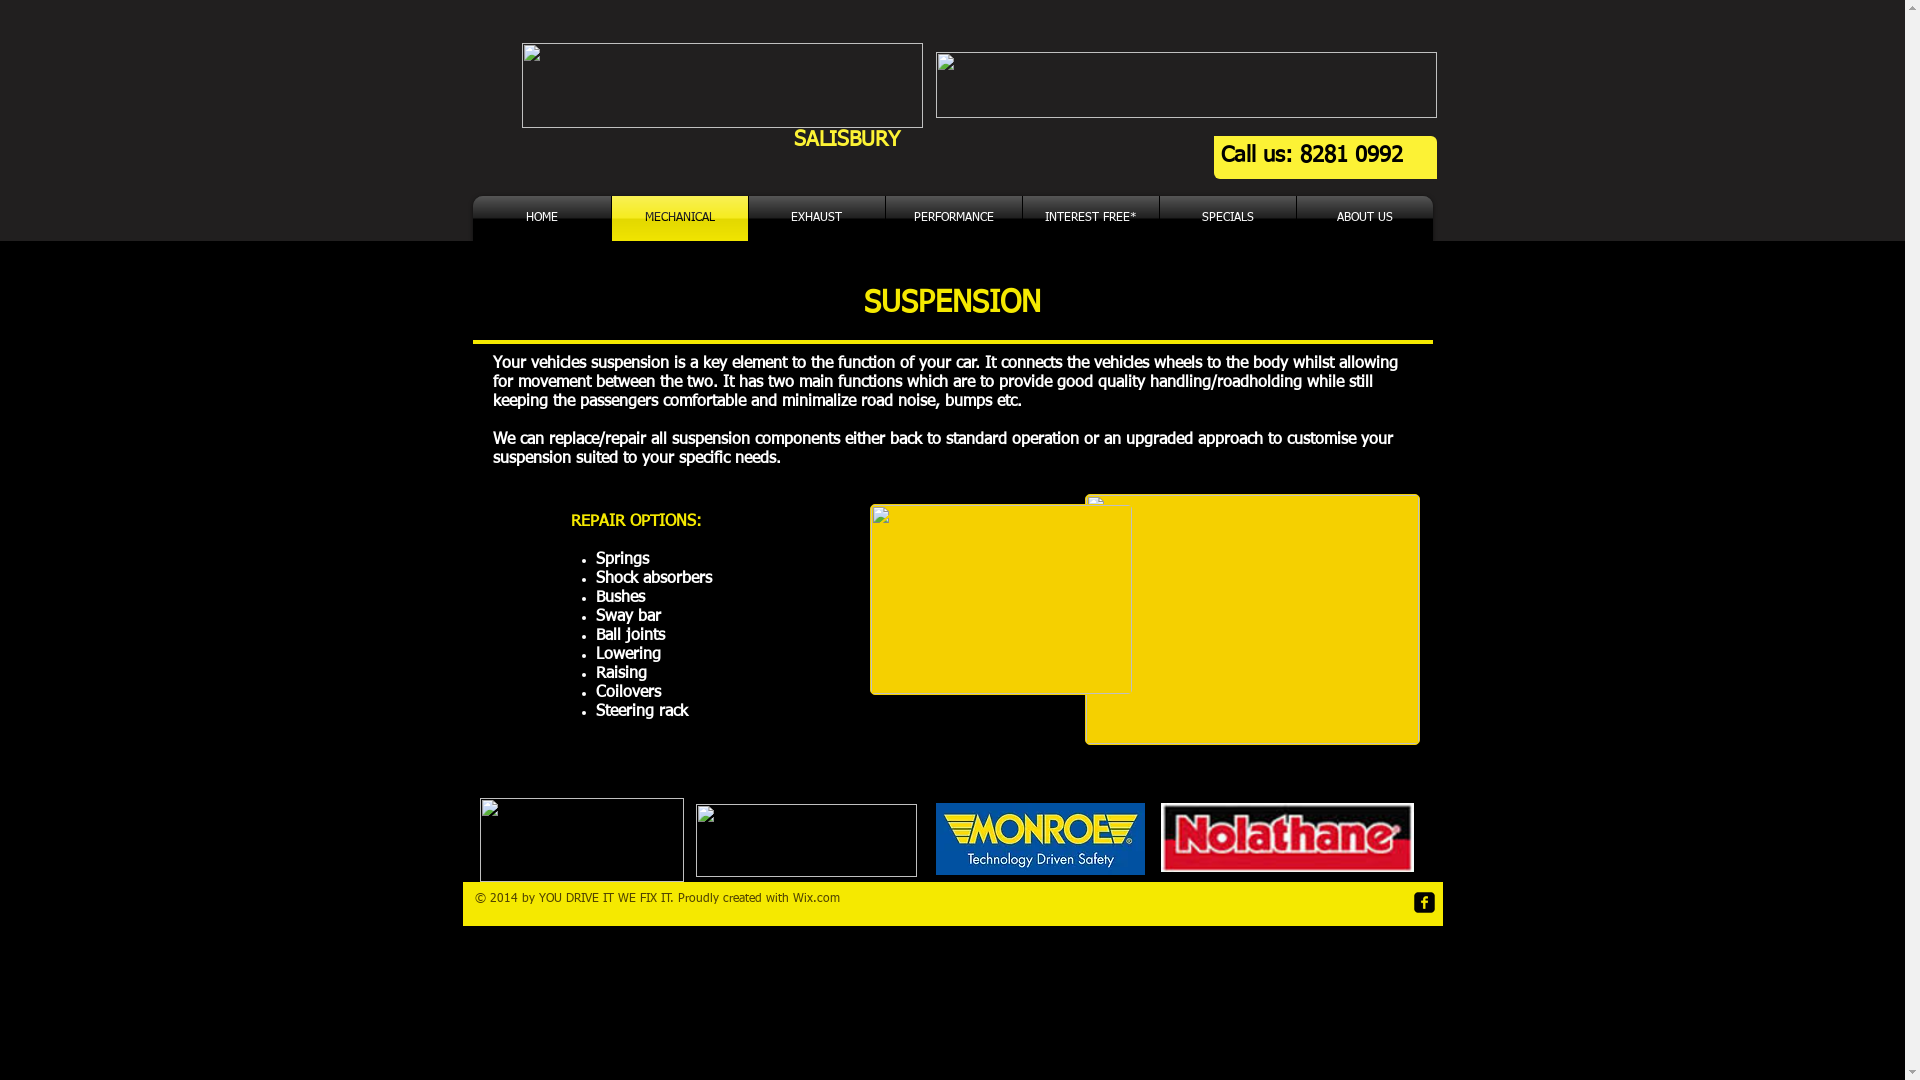 This screenshot has height=1080, width=1920. What do you see at coordinates (680, 218) in the screenshot?
I see `'MECHANICAL'` at bounding box center [680, 218].